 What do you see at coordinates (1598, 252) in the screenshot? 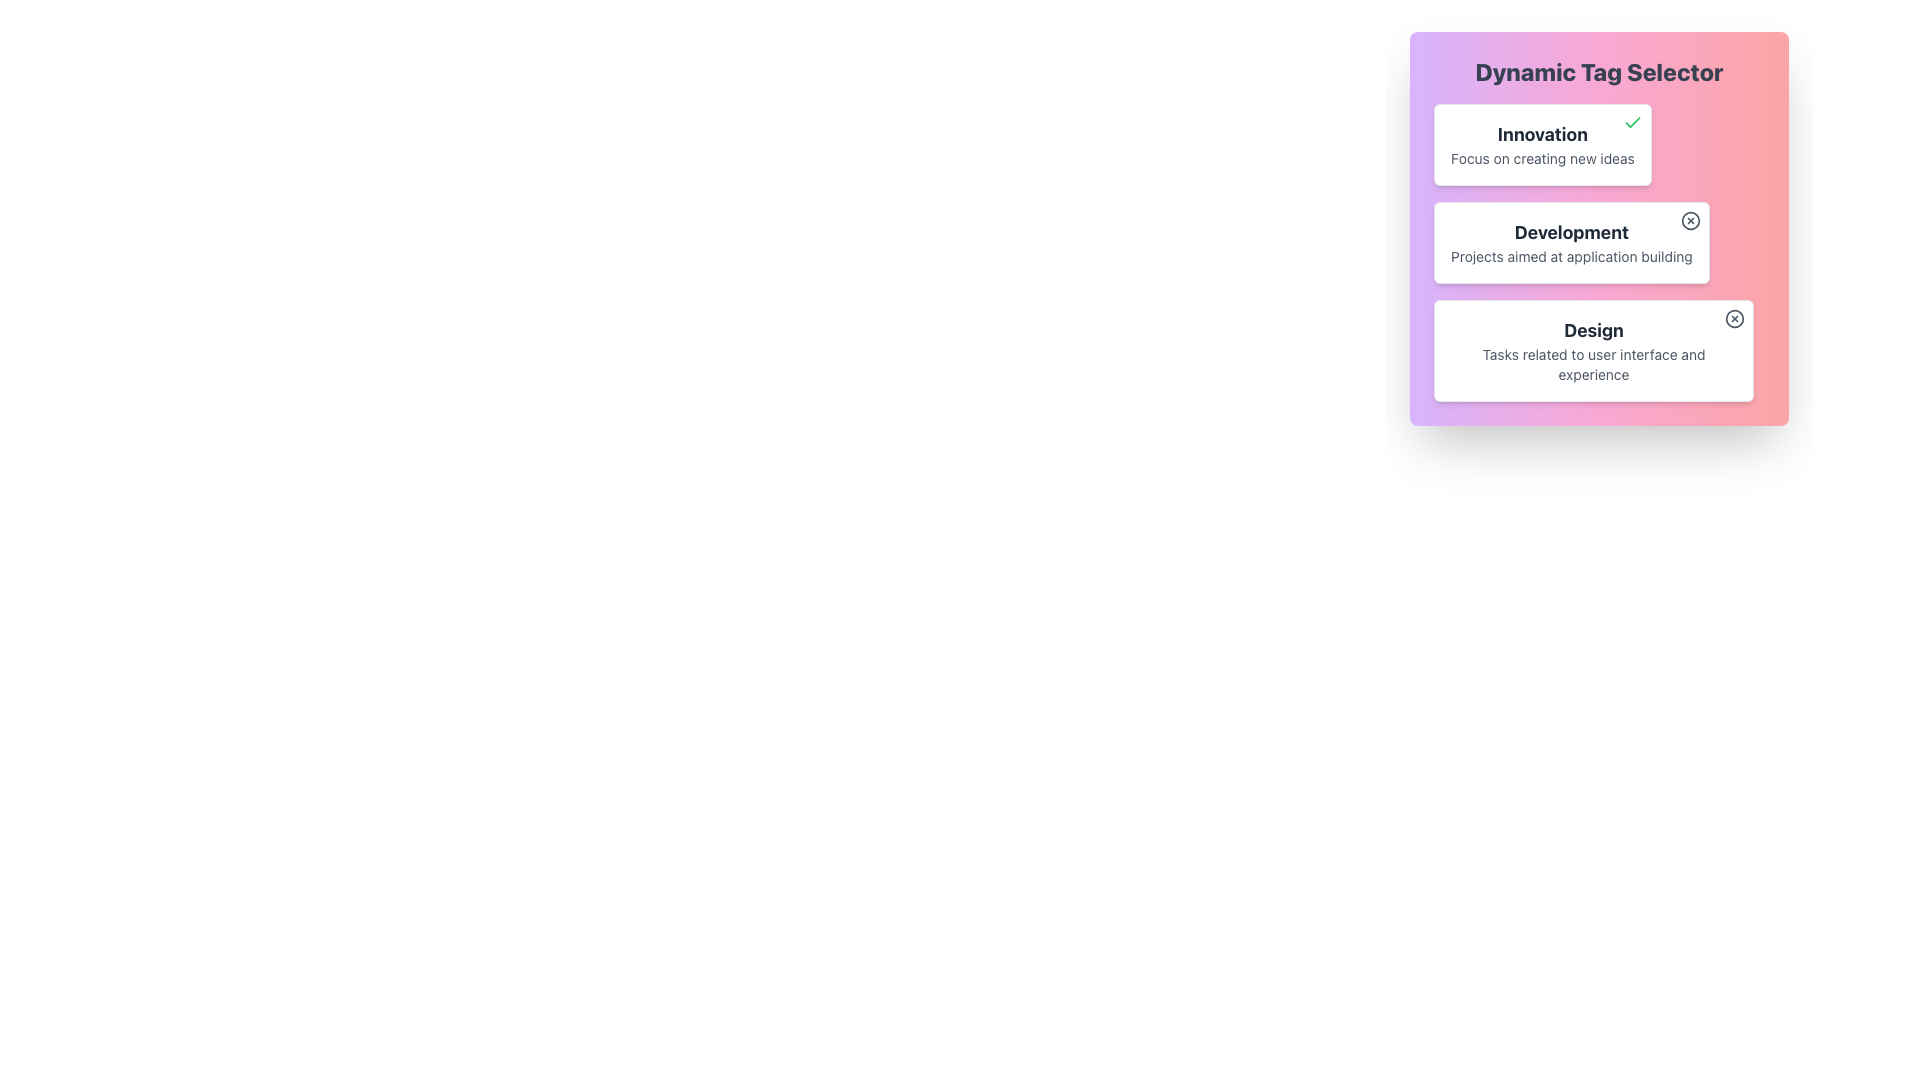
I see `the Information card containing the bold text 'Development' and the description 'Projects aimed at application building', which is the second box in the vertical list within the 'Dynamic Tag Selector' section` at bounding box center [1598, 252].